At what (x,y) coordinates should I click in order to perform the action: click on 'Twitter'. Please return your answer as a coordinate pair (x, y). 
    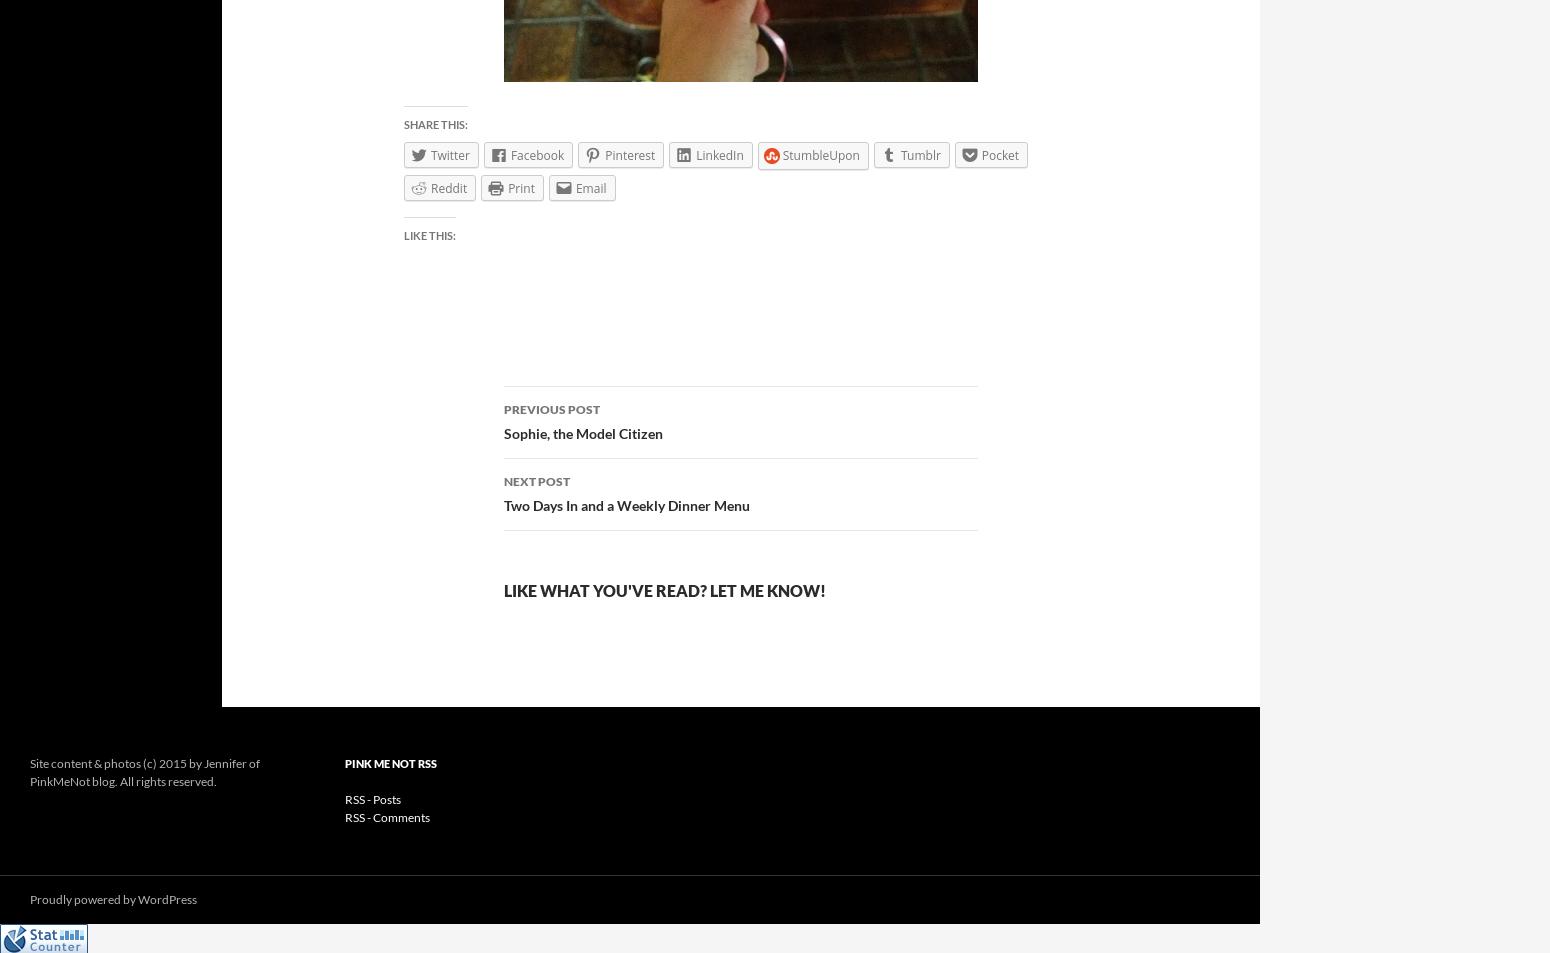
    Looking at the image, I should click on (449, 153).